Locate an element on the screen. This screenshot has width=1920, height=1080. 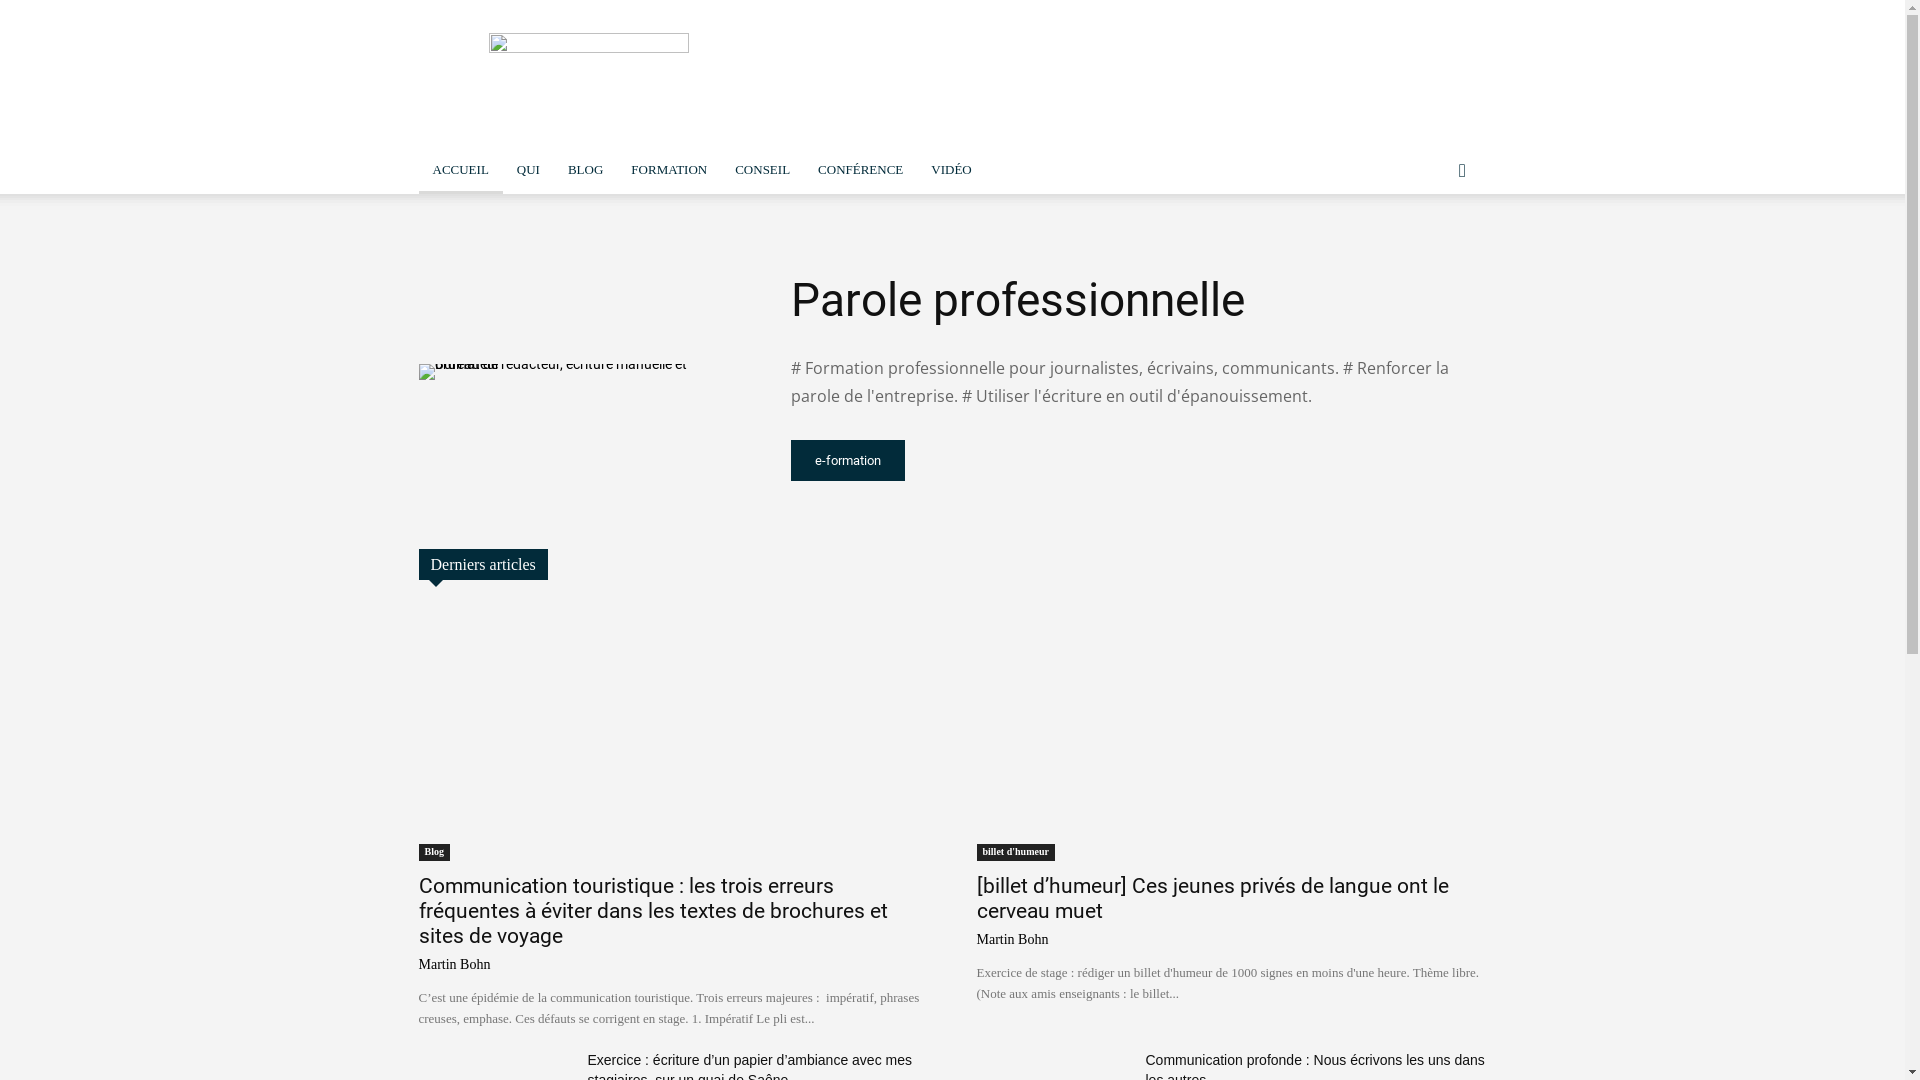
'ACCUEIL' is located at coordinates (459, 168).